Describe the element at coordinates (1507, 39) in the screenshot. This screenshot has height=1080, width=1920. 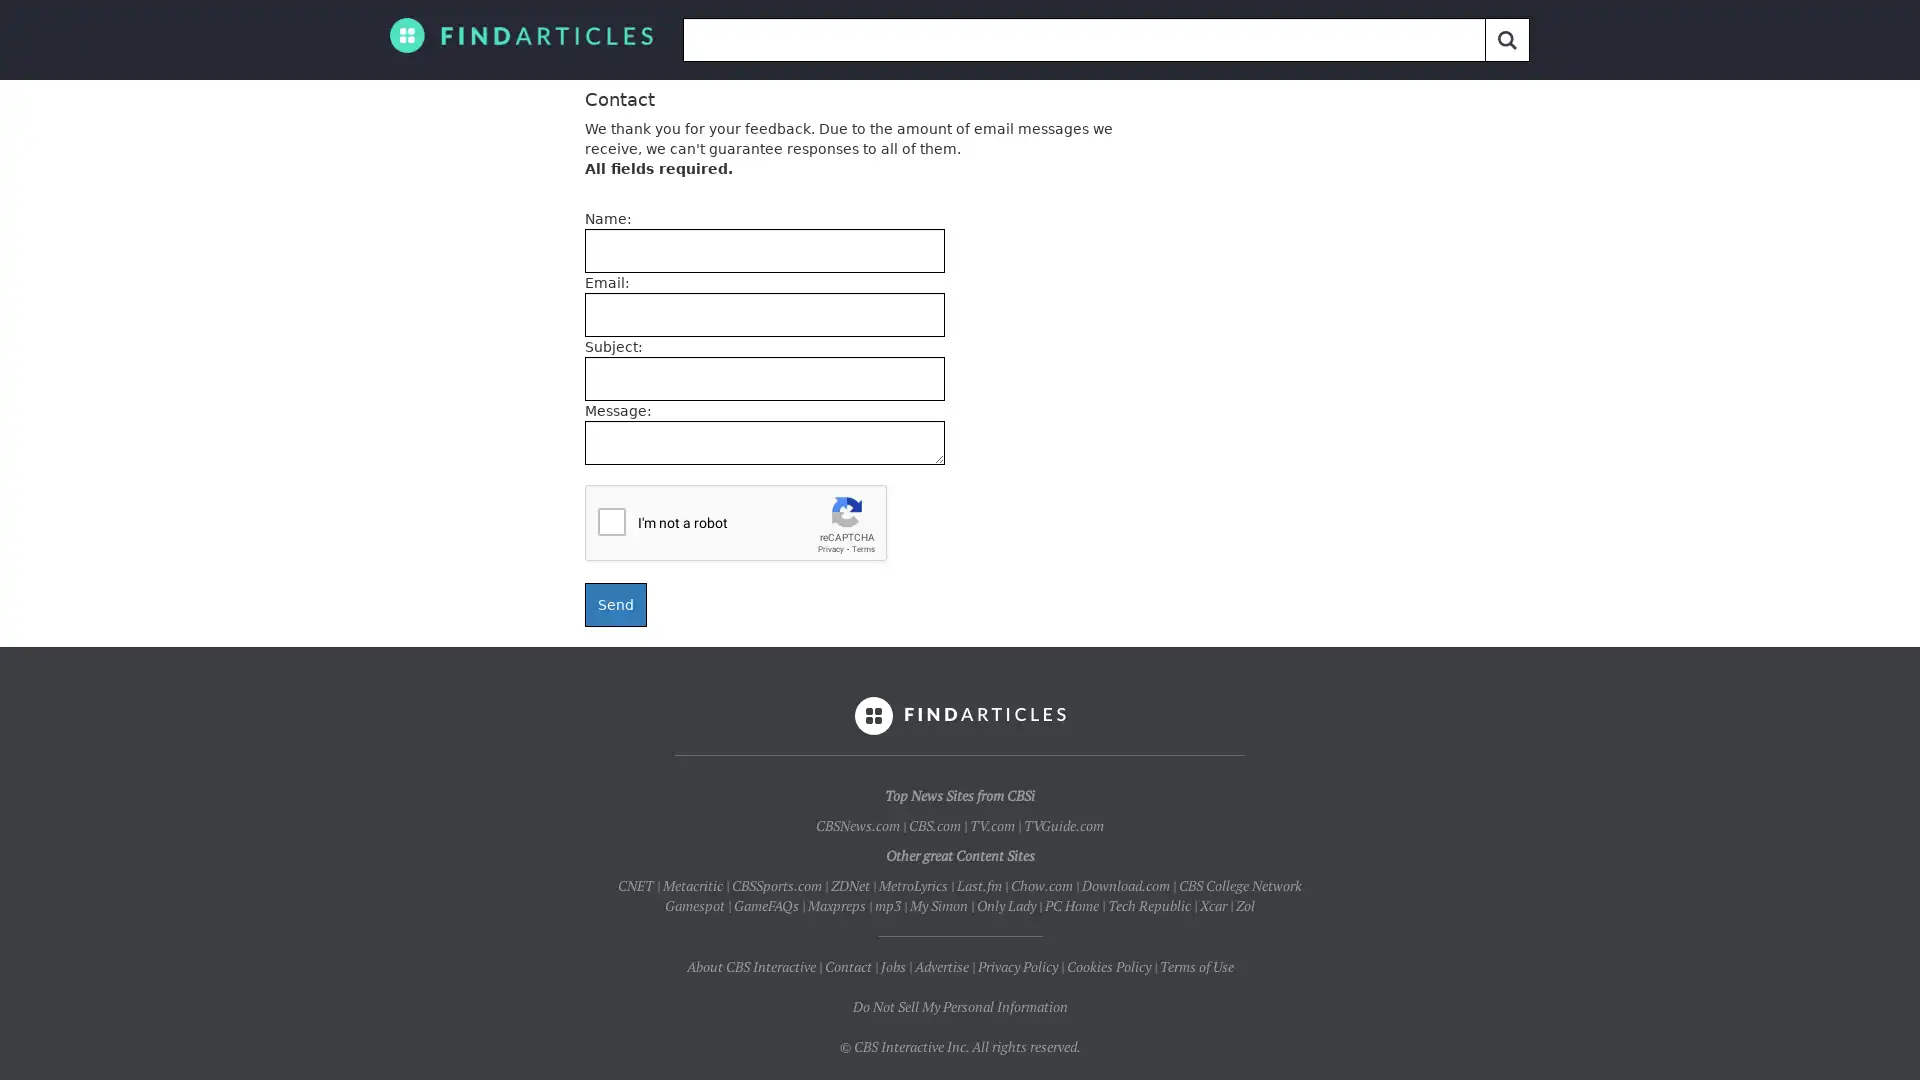
I see `Go` at that location.